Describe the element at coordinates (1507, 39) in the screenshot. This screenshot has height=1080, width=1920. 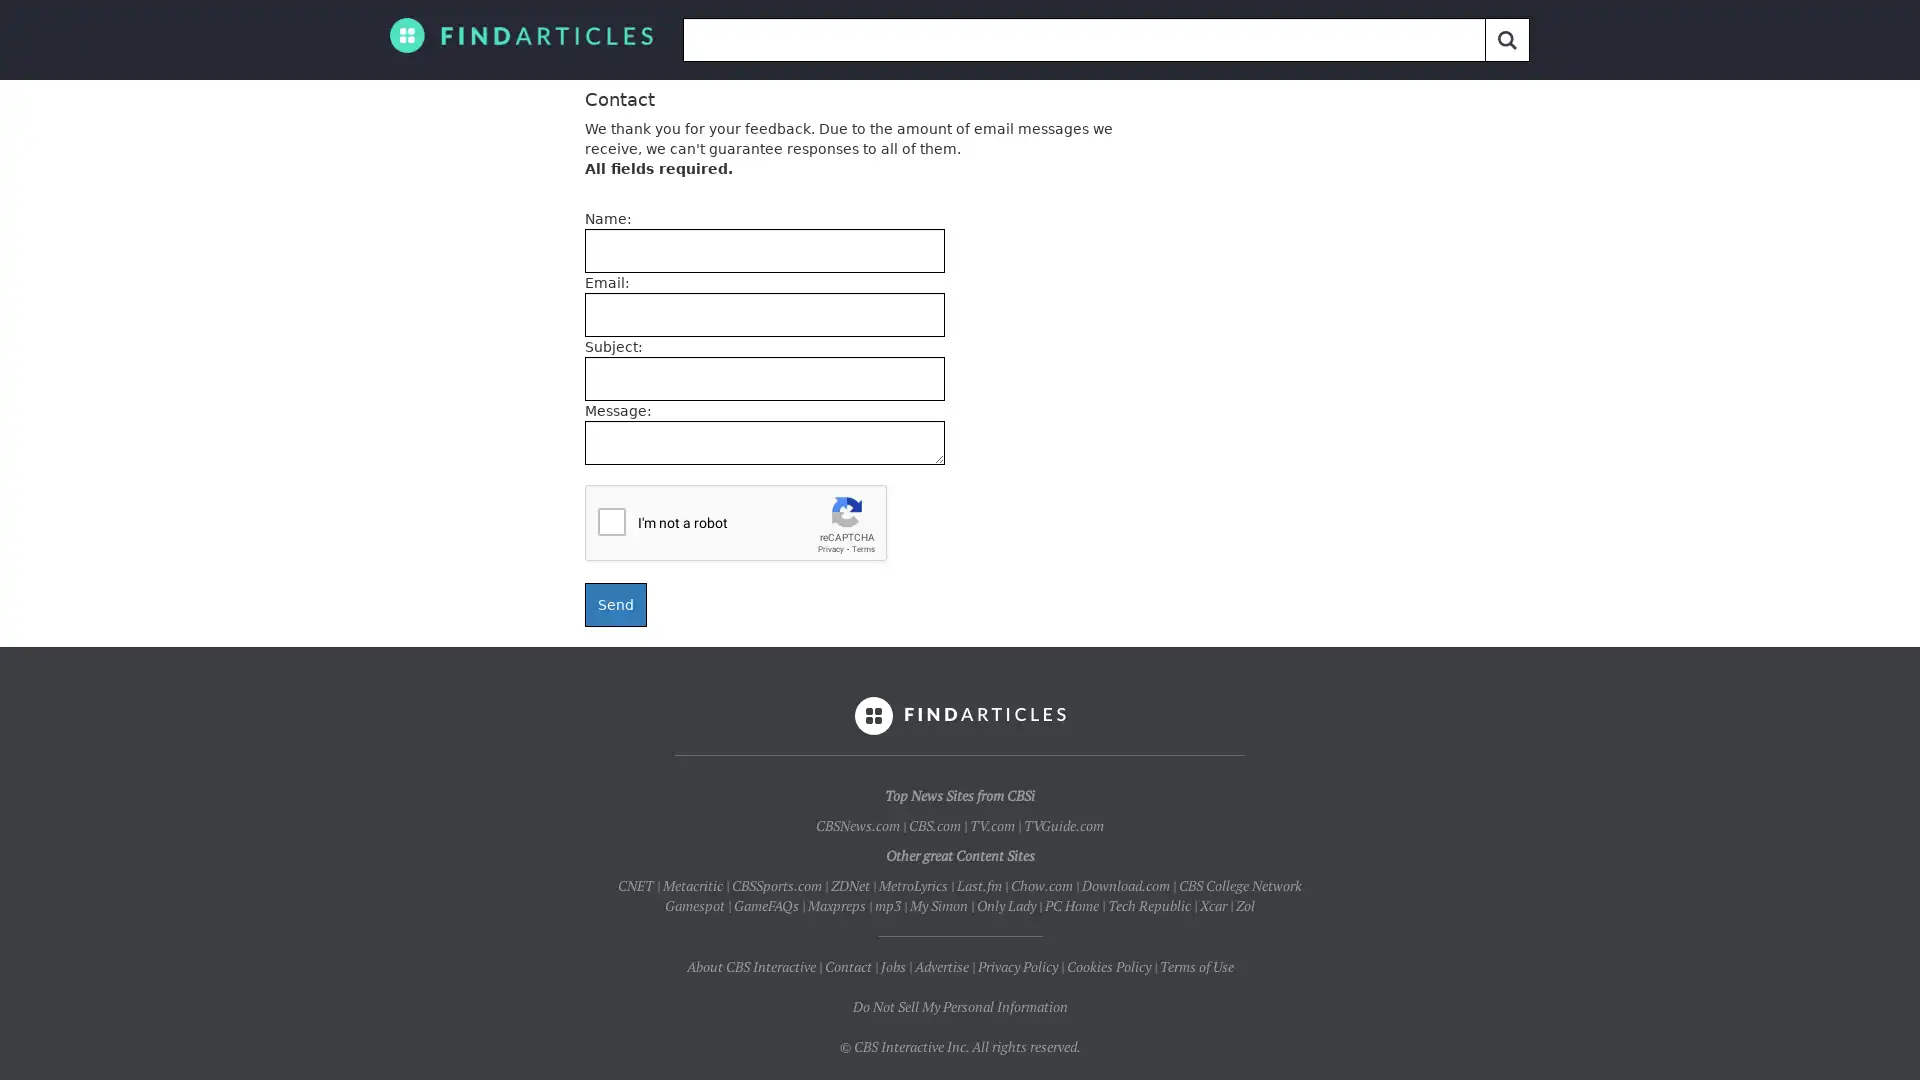
I see `Go` at that location.